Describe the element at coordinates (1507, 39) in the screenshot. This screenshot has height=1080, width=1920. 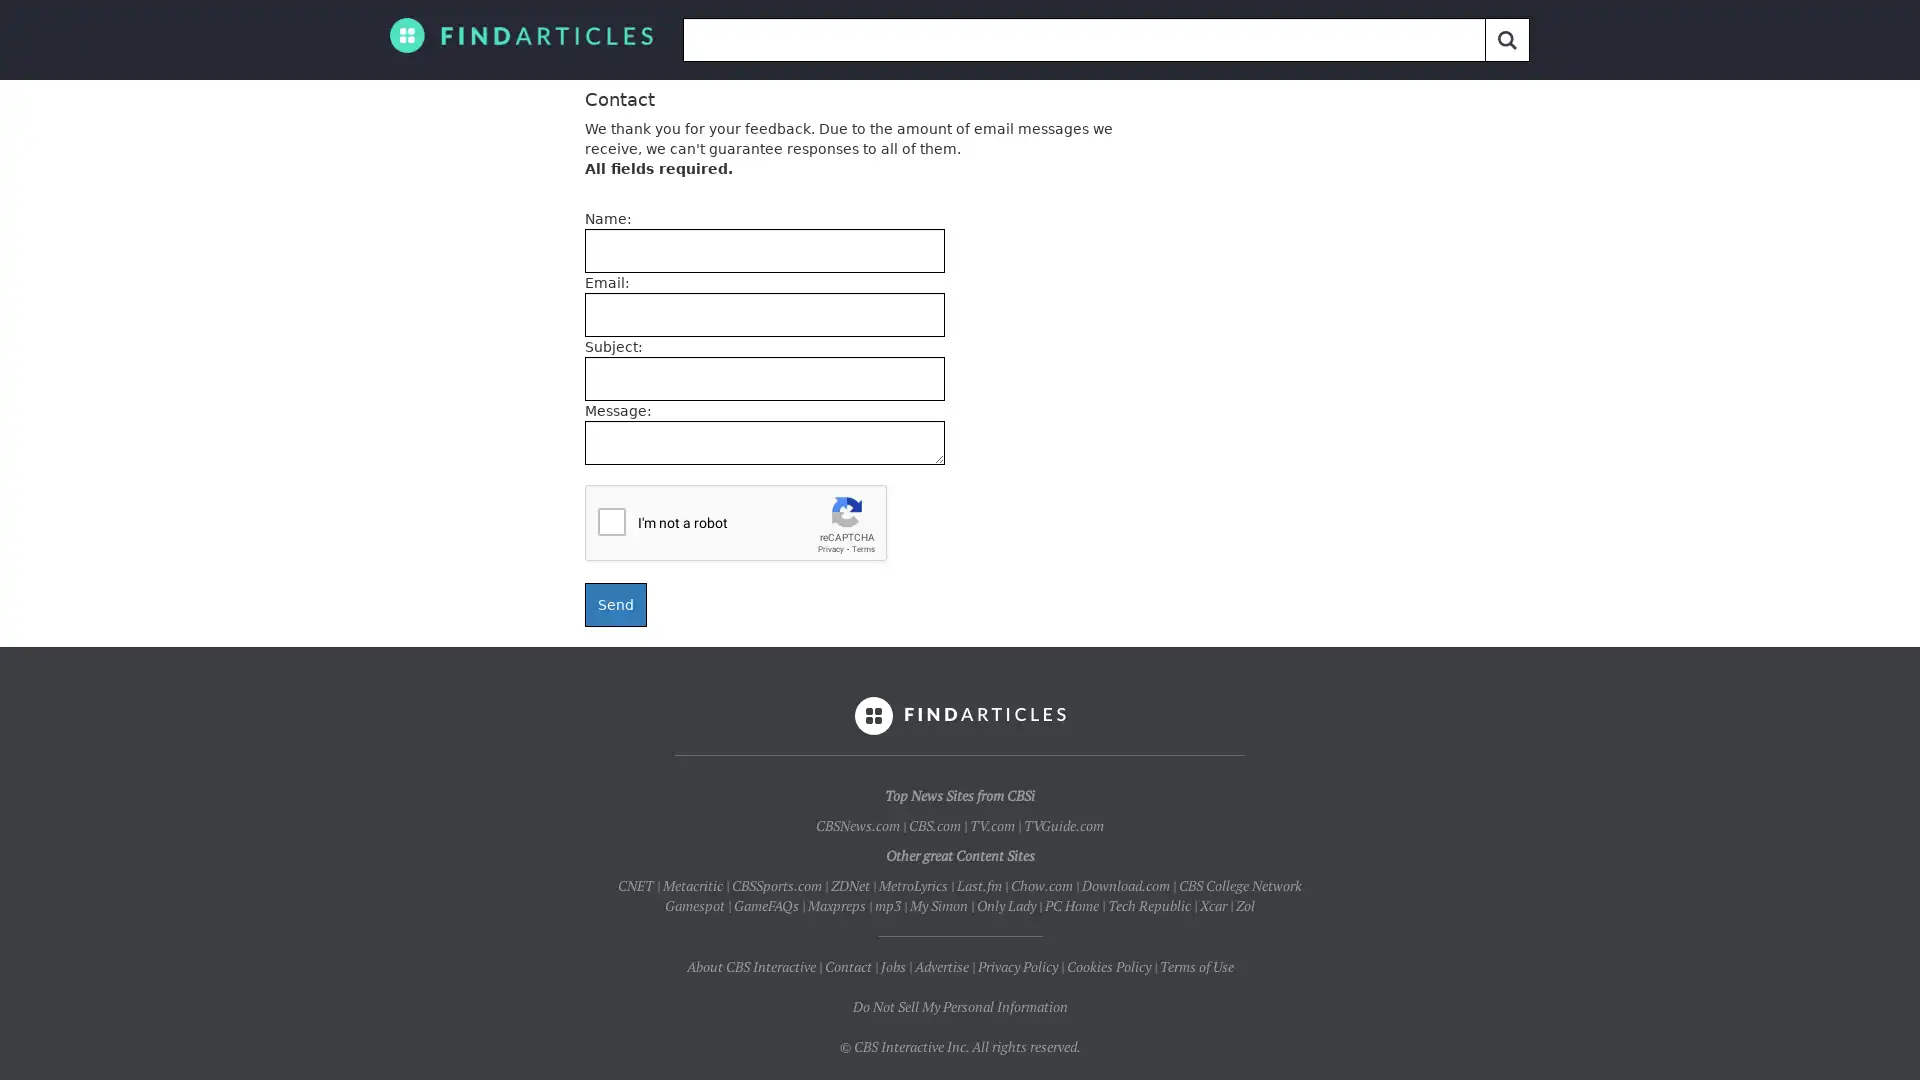
I see `Go` at that location.